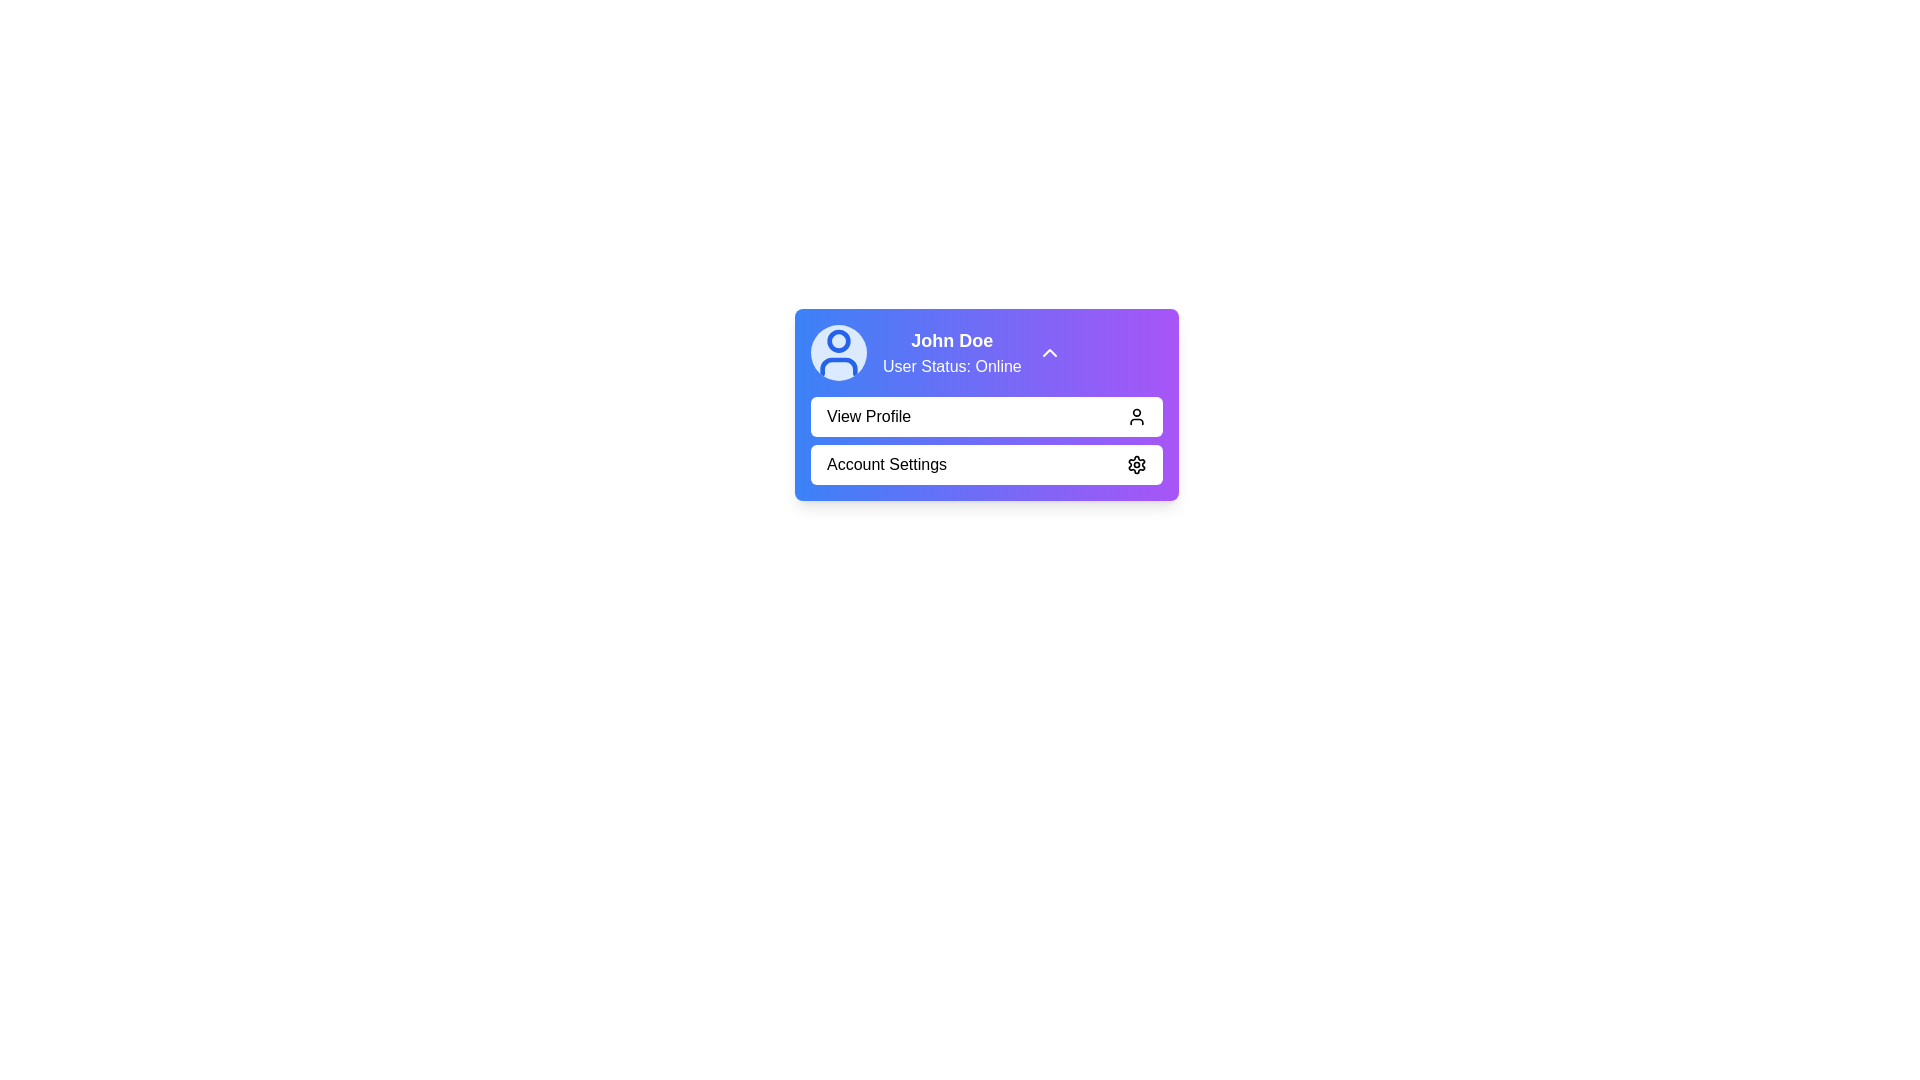 This screenshot has width=1920, height=1080. Describe the element at coordinates (1137, 465) in the screenshot. I see `the gear-shaped settings icon` at that location.